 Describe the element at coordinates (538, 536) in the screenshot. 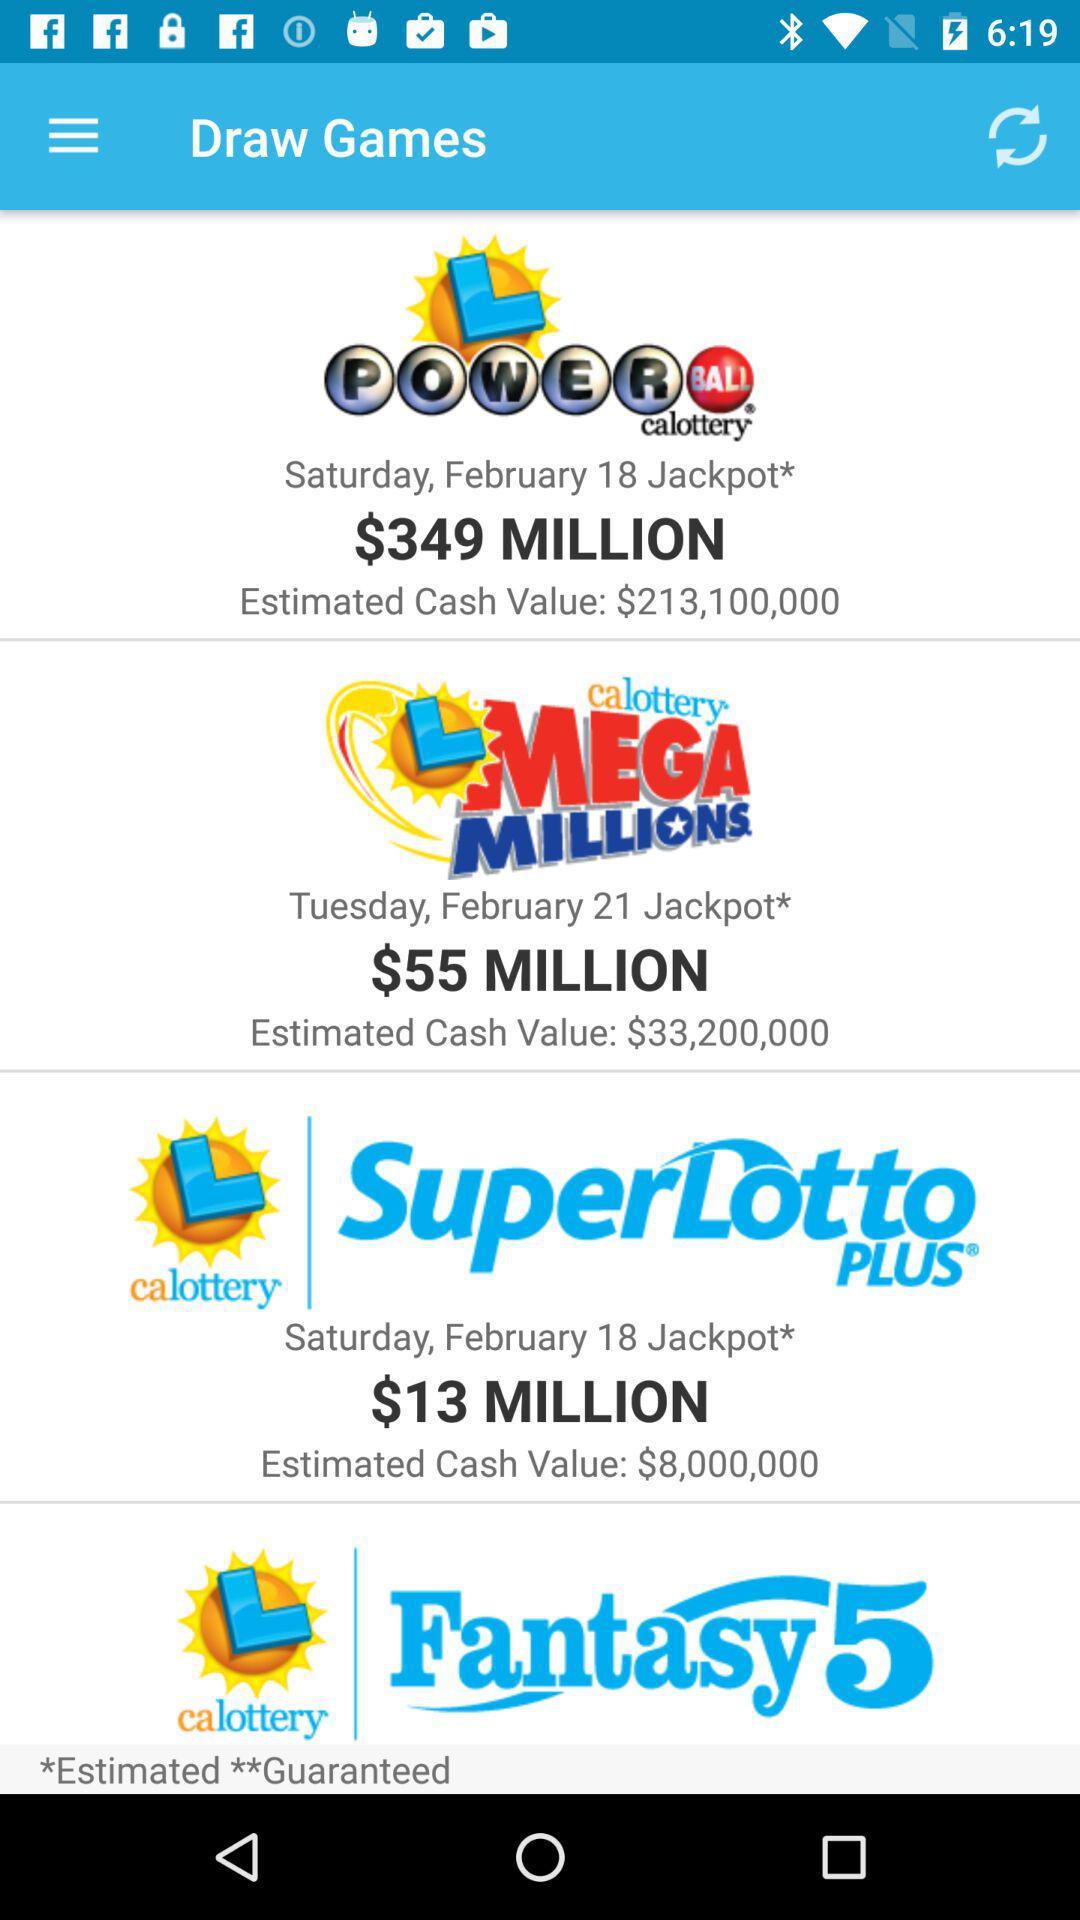

I see `the item below saturday february 18` at that location.